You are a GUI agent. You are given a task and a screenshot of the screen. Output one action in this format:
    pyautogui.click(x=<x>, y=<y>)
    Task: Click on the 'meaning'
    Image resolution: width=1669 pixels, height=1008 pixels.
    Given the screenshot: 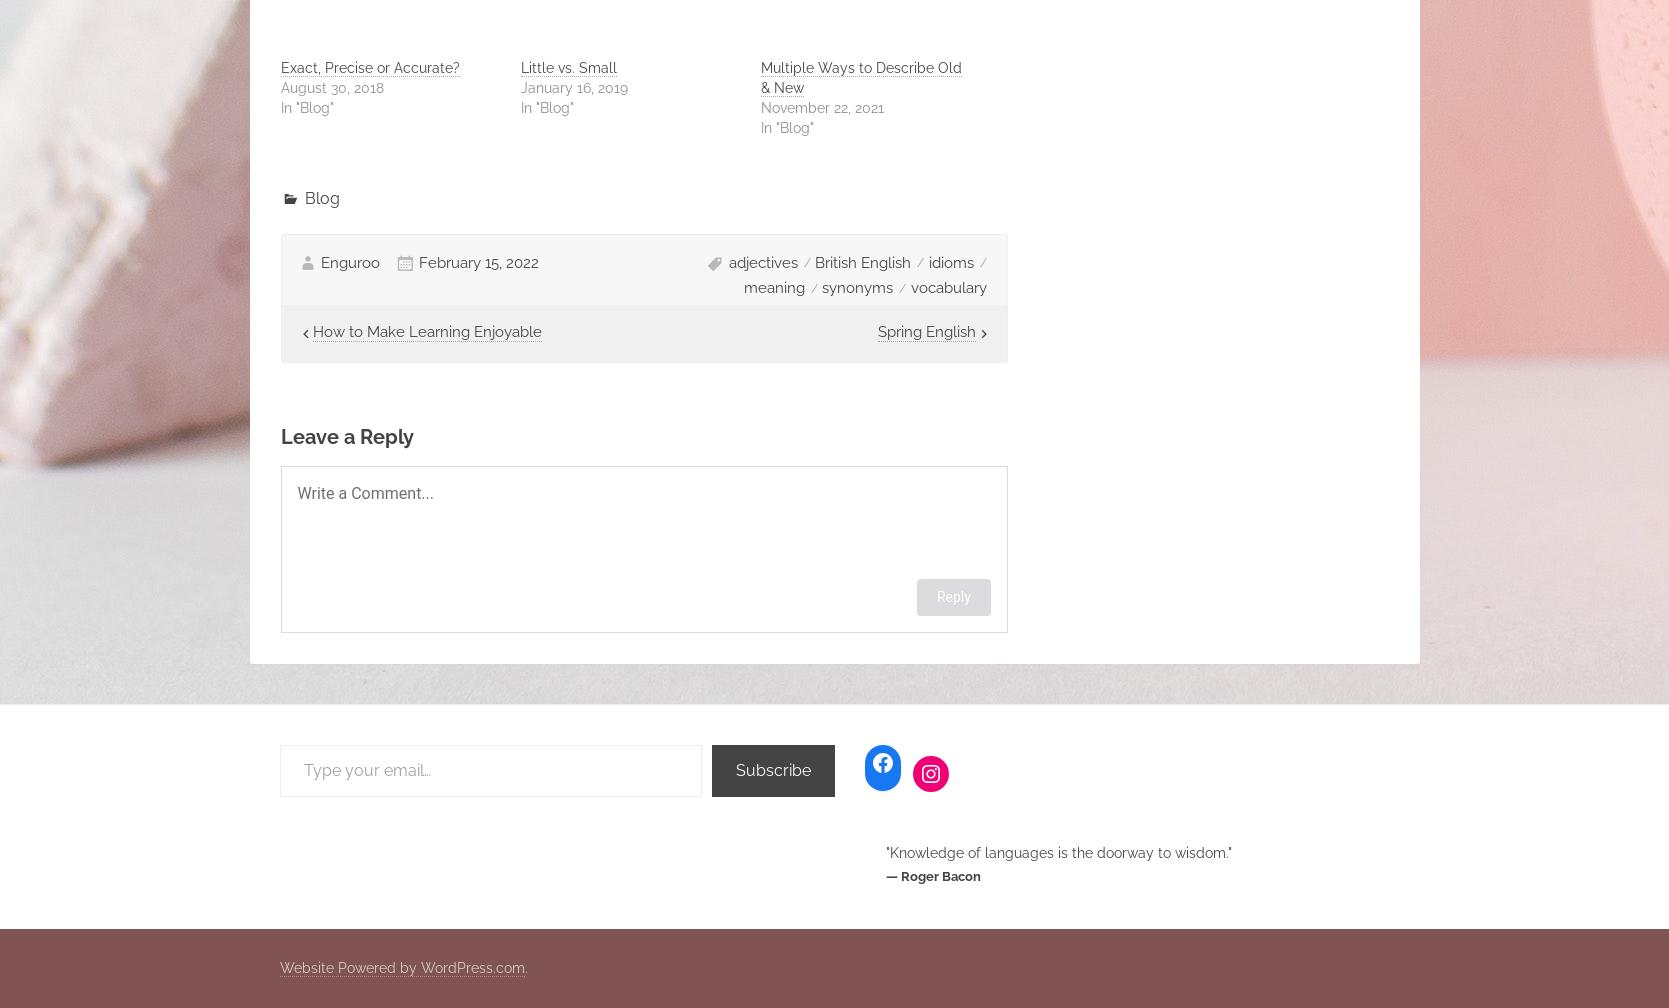 What is the action you would take?
    pyautogui.click(x=773, y=287)
    